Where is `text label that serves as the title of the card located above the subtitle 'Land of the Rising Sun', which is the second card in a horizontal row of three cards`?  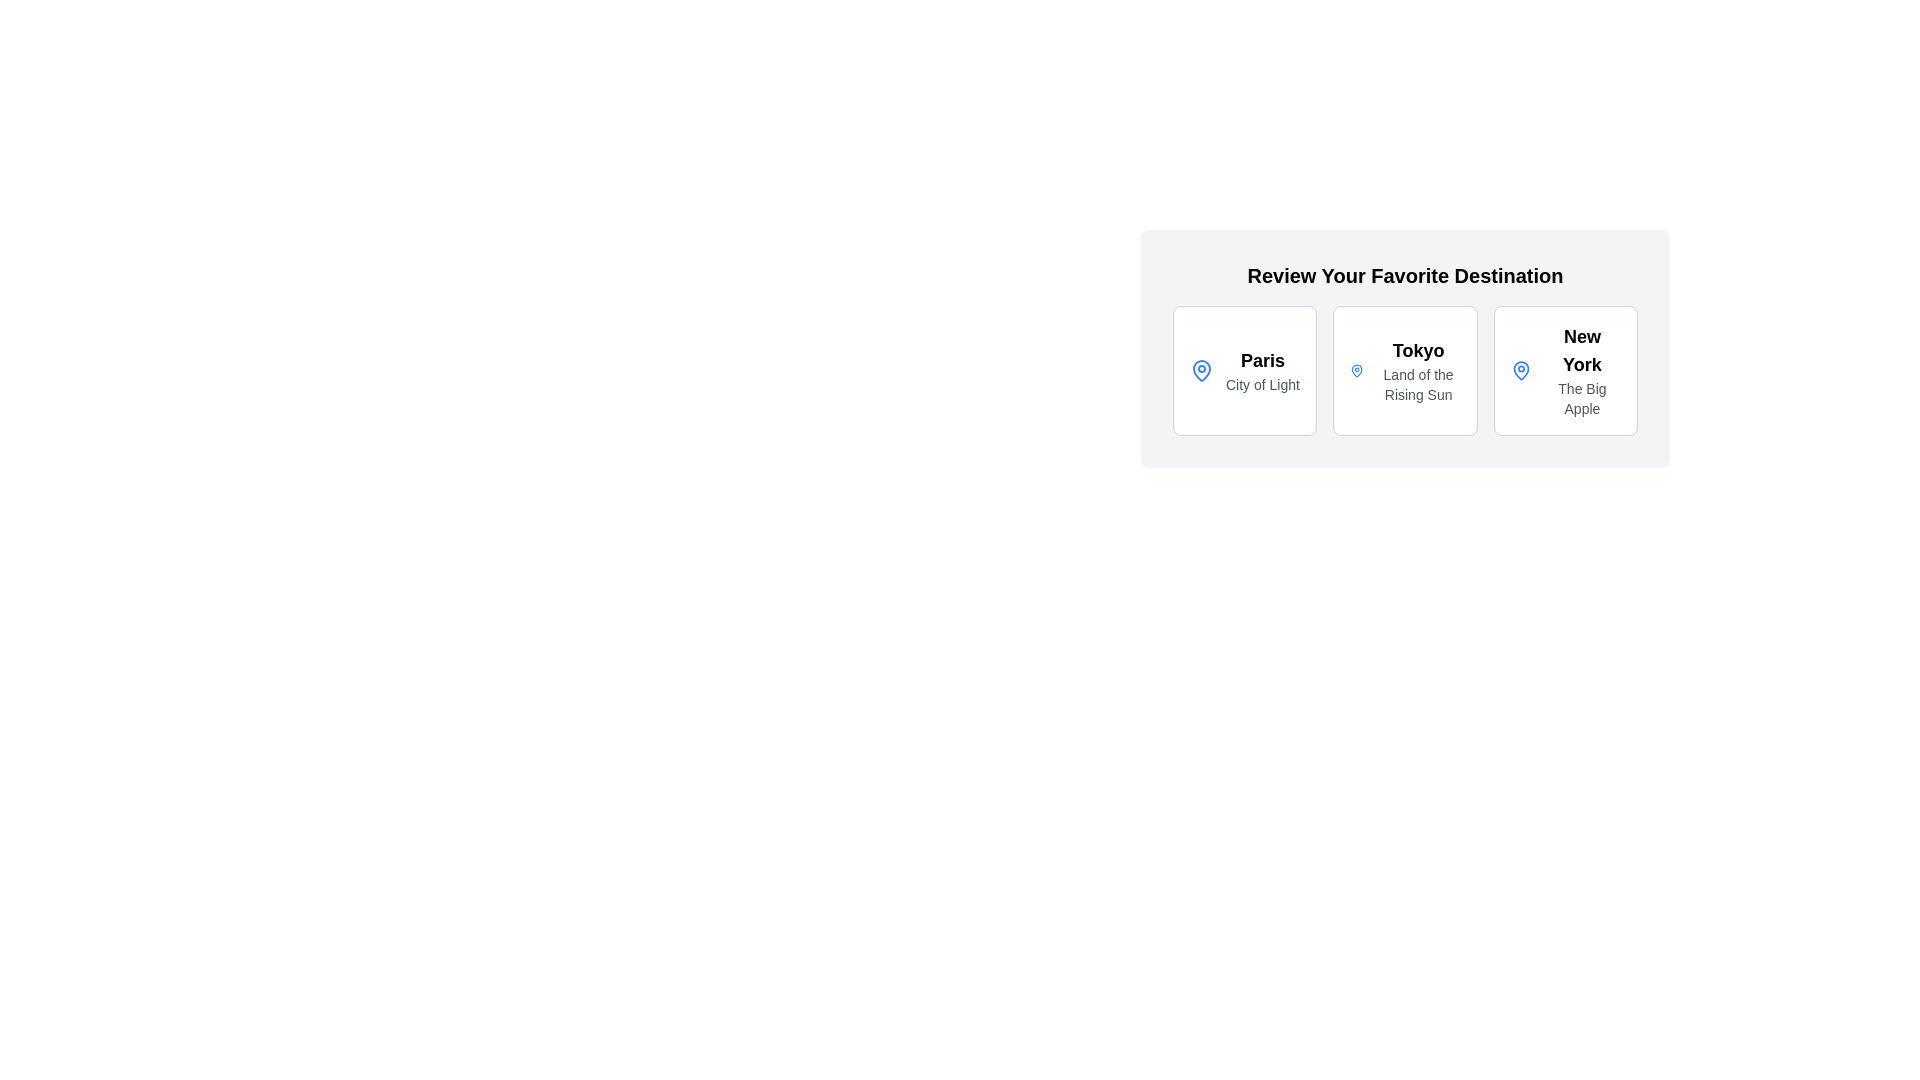
text label that serves as the title of the card located above the subtitle 'Land of the Rising Sun', which is the second card in a horizontal row of three cards is located at coordinates (1417, 350).